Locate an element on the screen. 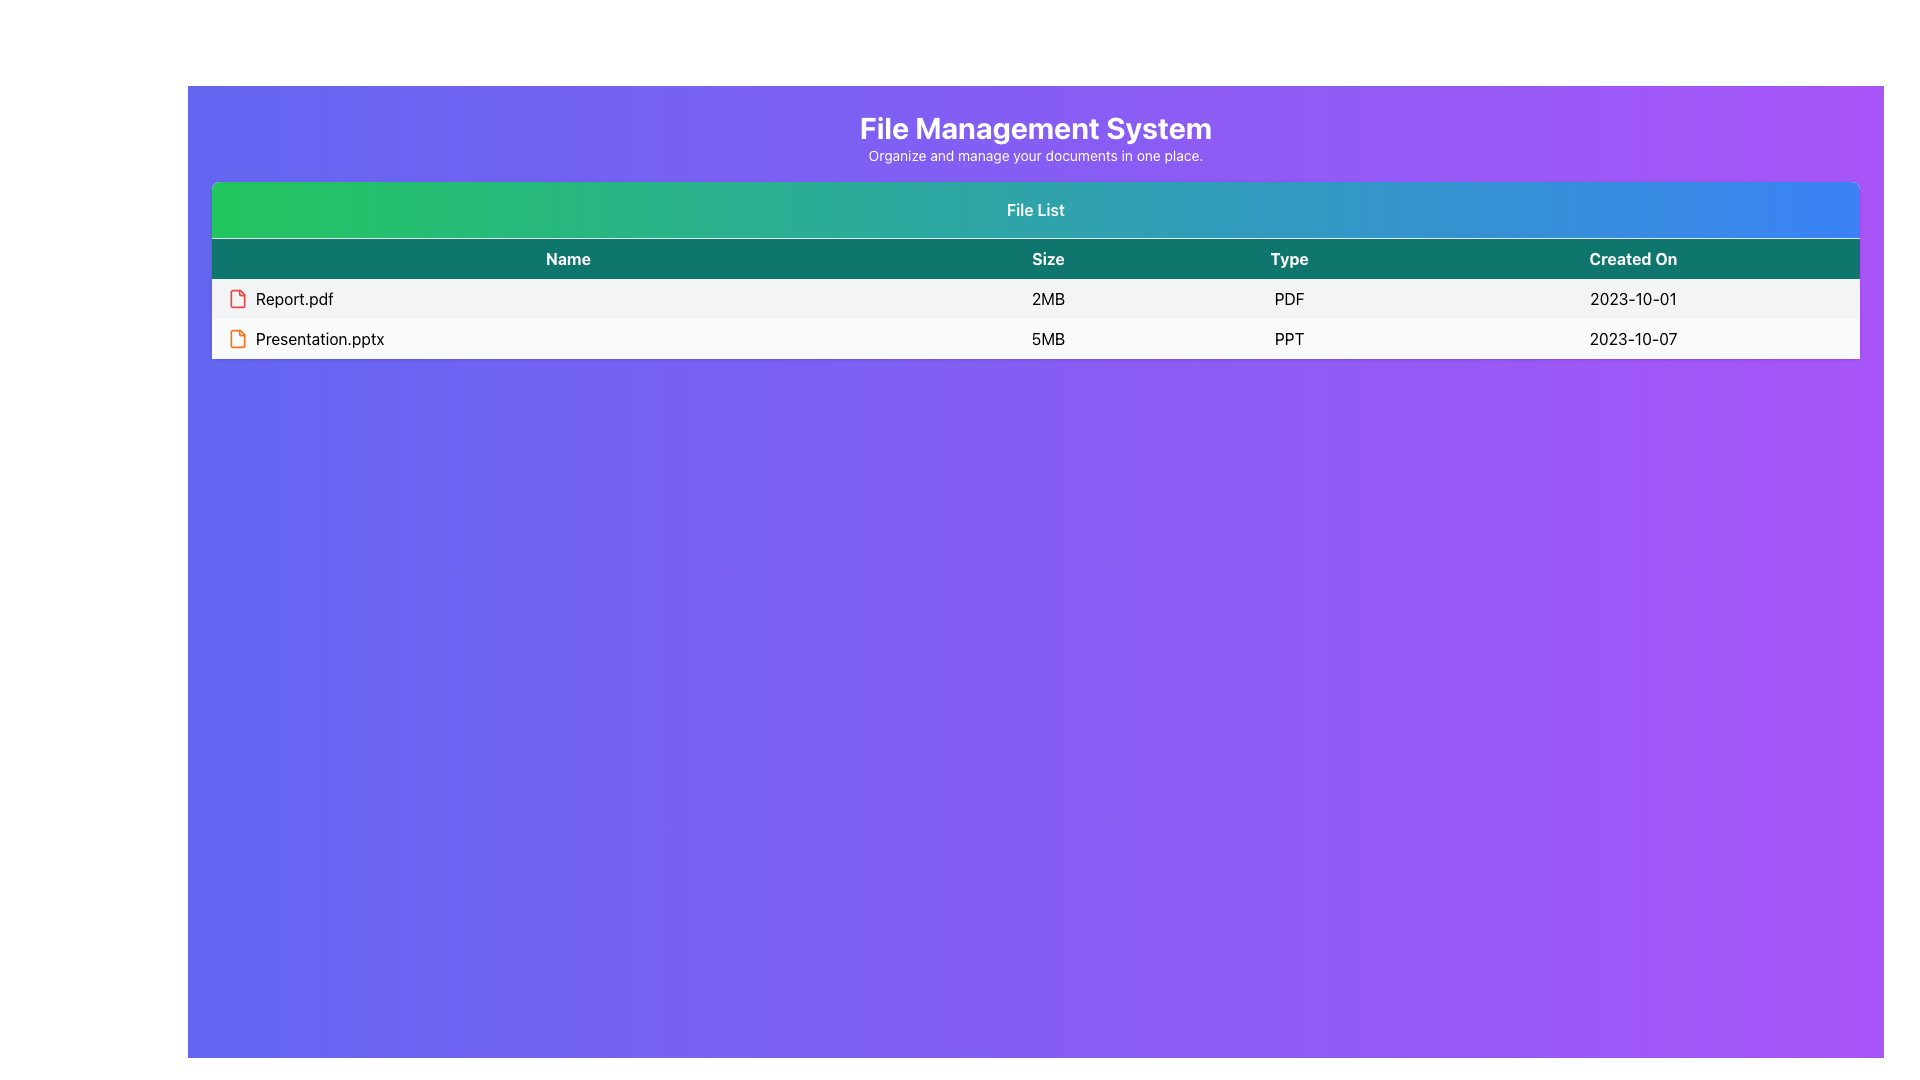 This screenshot has height=1080, width=1920. displayed details of the text block containing 'File Management System' and its description 'Organize and manage your documents in one place.' is located at coordinates (1036, 137).